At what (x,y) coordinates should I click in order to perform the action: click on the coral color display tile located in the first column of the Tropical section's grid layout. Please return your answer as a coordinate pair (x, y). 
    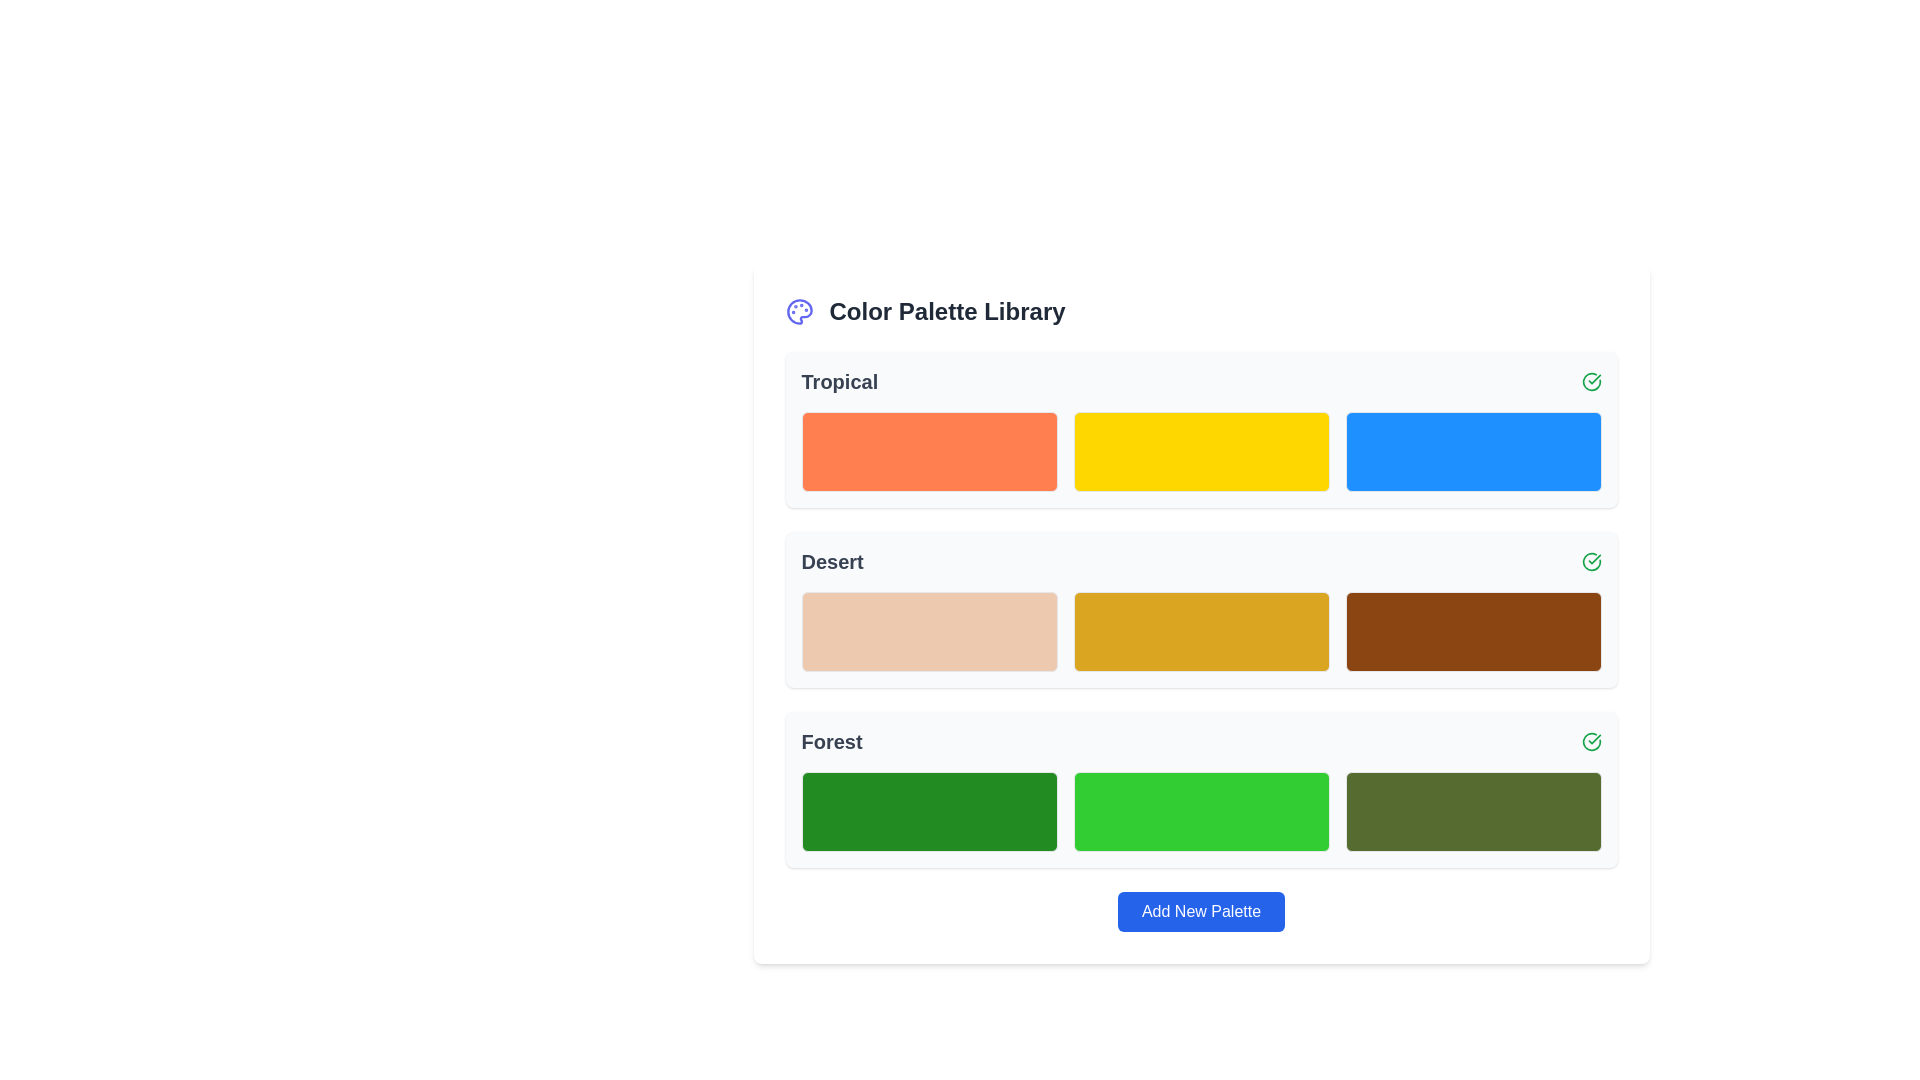
    Looking at the image, I should click on (928, 451).